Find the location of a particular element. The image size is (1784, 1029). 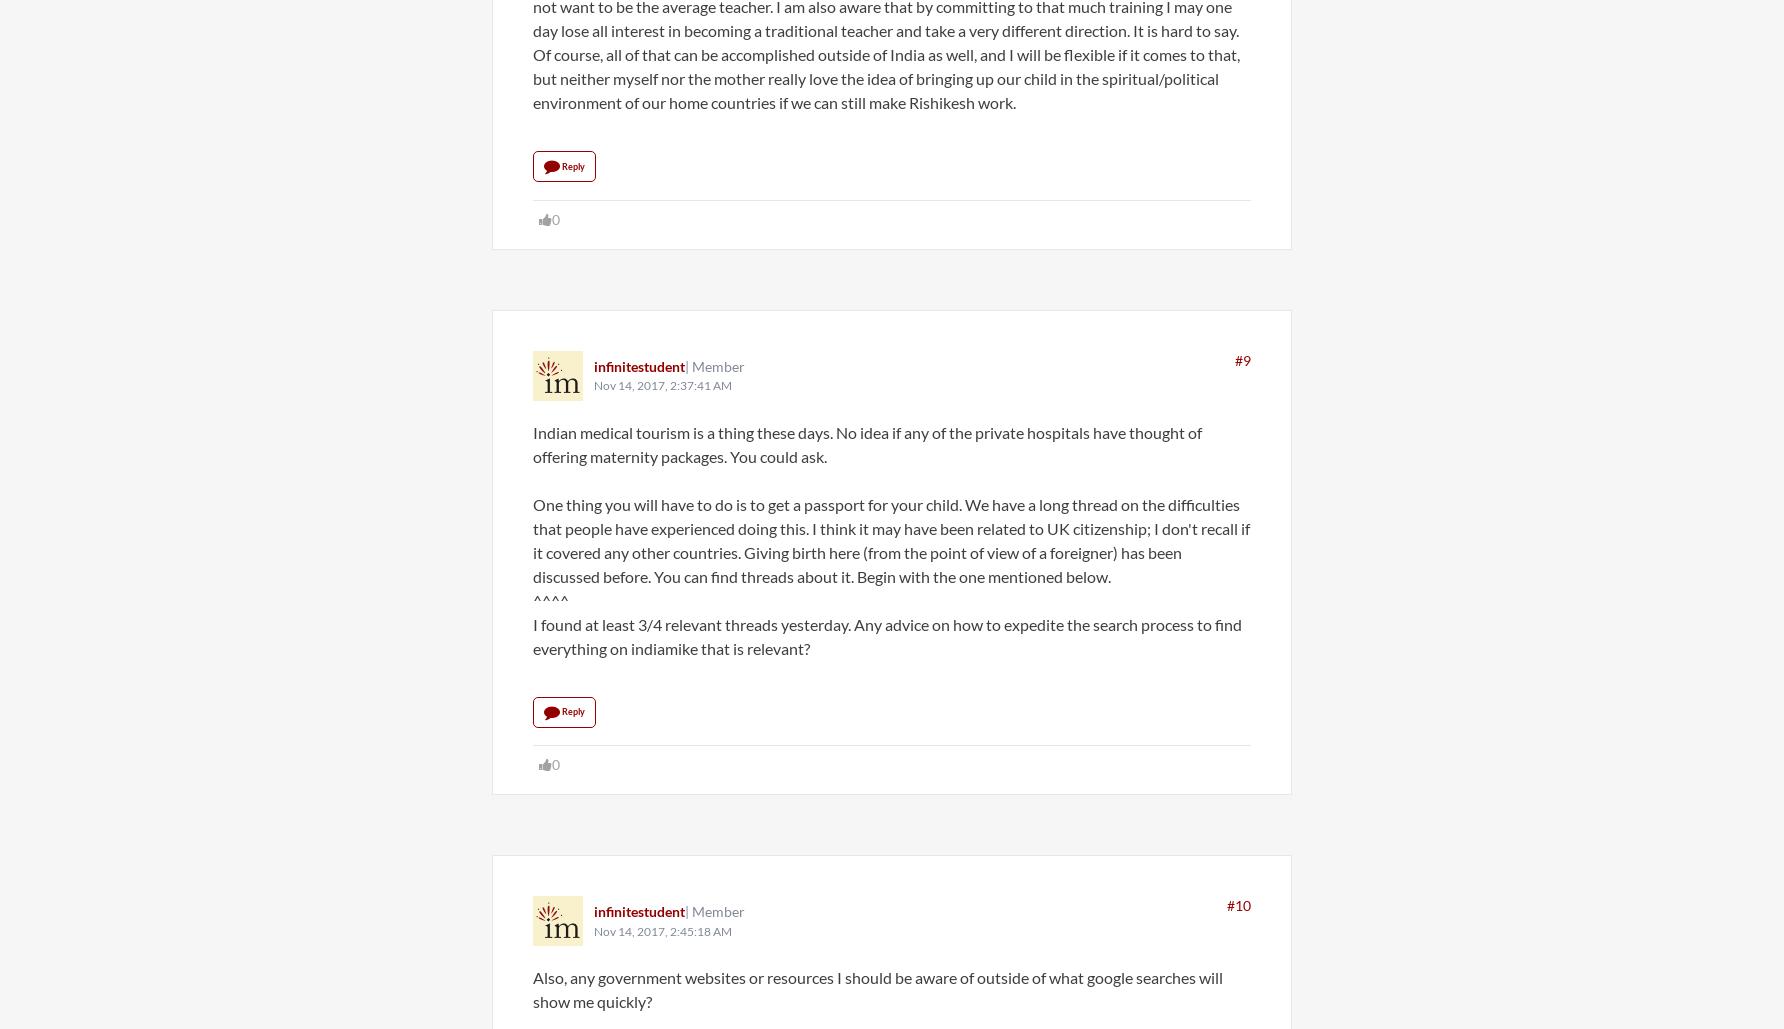

'Nov 14, 2017, 2:37:41 AM' is located at coordinates (593, 384).